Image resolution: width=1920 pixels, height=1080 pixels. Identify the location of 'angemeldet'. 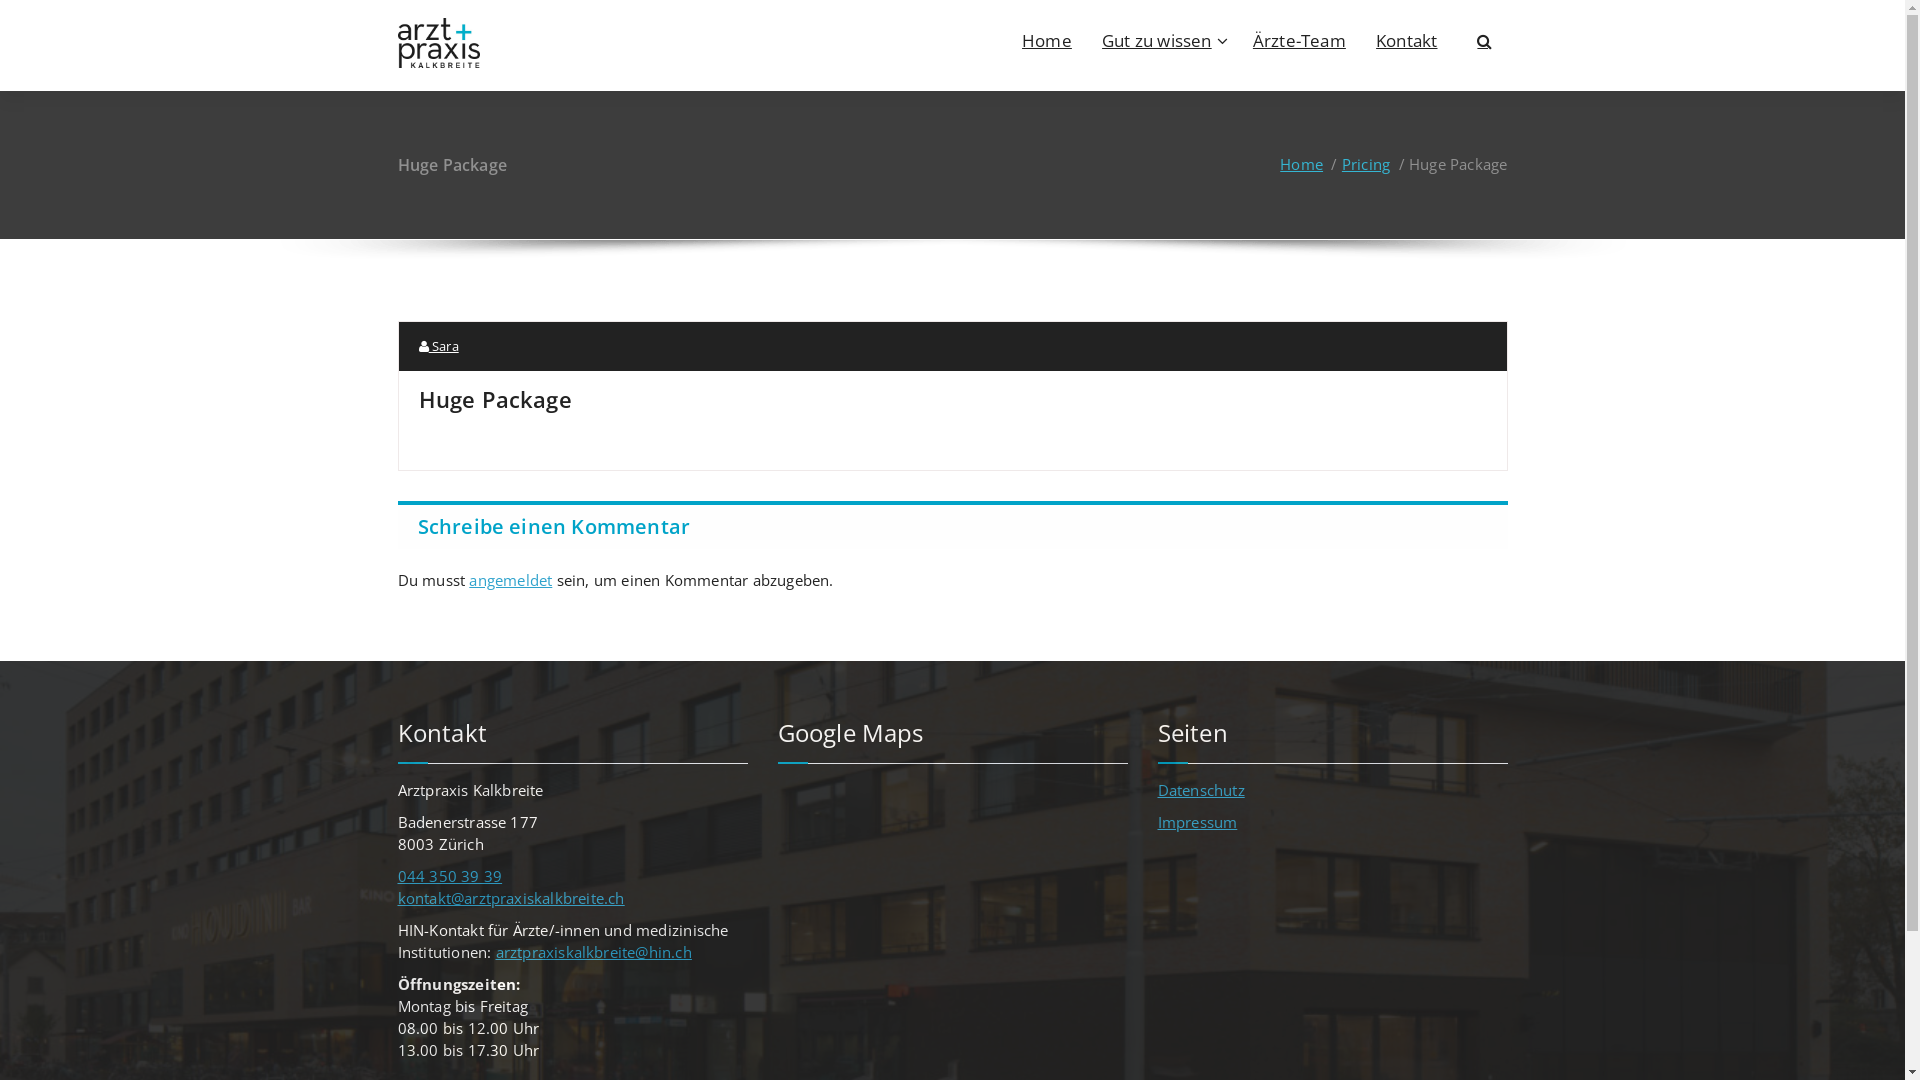
(510, 579).